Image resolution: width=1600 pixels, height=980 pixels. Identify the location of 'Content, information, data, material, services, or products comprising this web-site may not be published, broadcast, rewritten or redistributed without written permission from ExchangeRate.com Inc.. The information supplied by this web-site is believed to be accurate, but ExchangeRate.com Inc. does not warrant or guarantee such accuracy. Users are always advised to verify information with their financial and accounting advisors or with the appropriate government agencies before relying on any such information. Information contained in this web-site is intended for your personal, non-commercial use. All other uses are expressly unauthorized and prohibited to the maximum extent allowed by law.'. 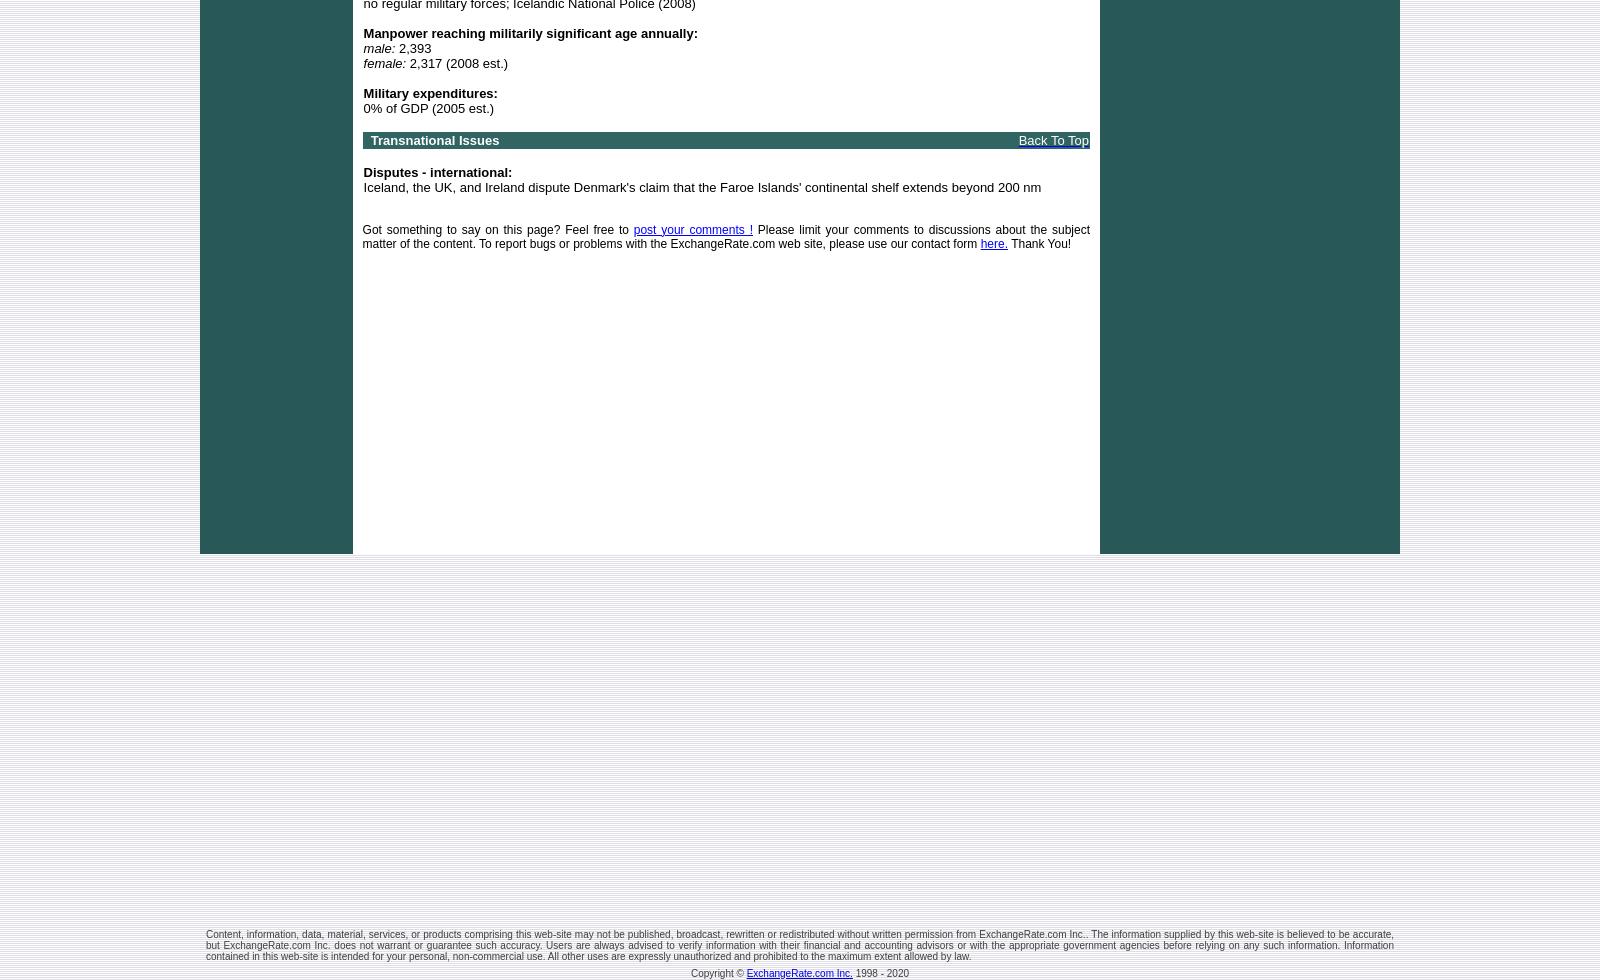
(800, 944).